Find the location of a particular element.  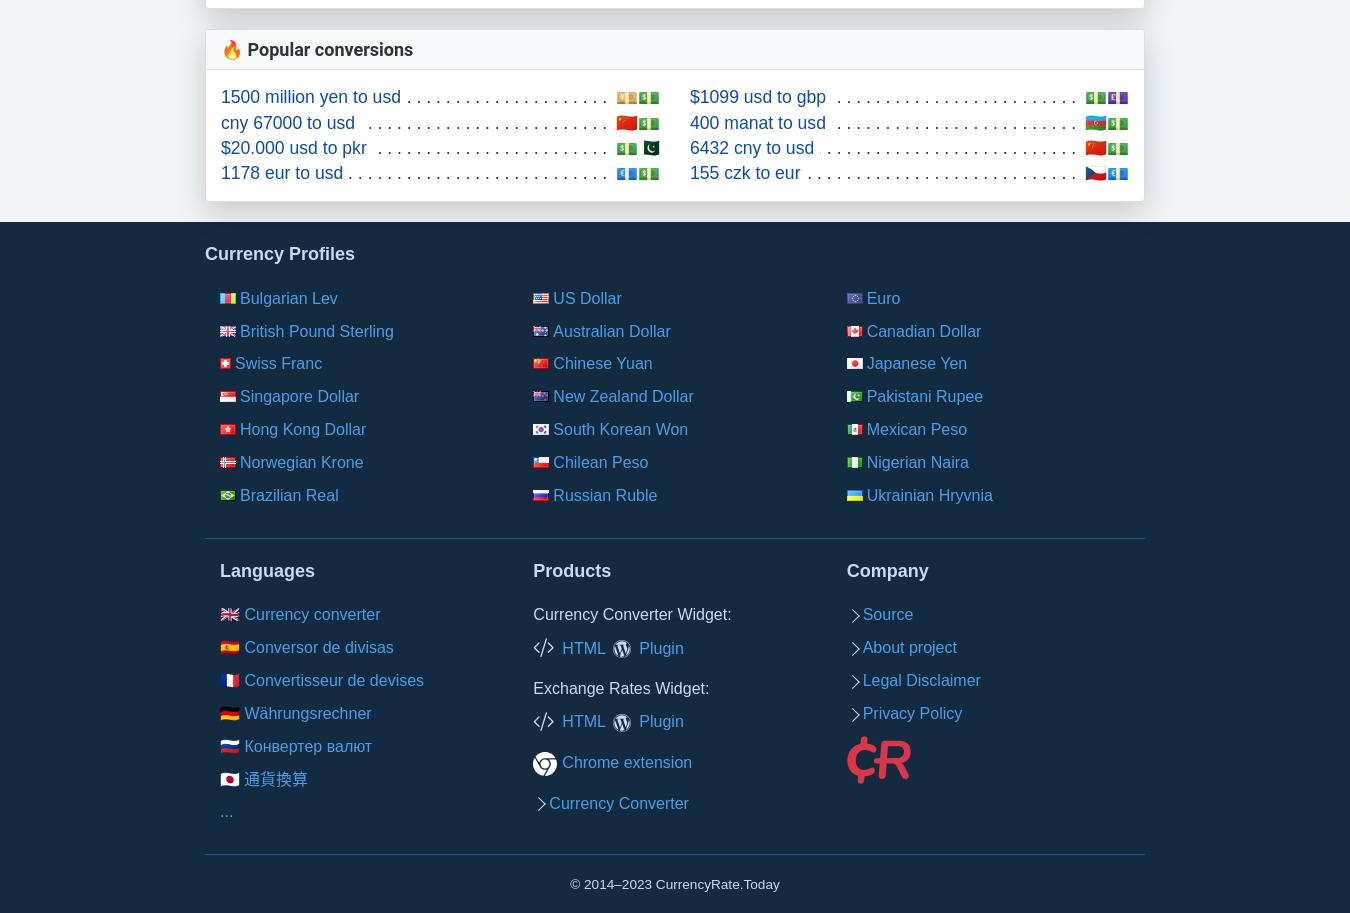

'Privacy Policy' is located at coordinates (861, 711).